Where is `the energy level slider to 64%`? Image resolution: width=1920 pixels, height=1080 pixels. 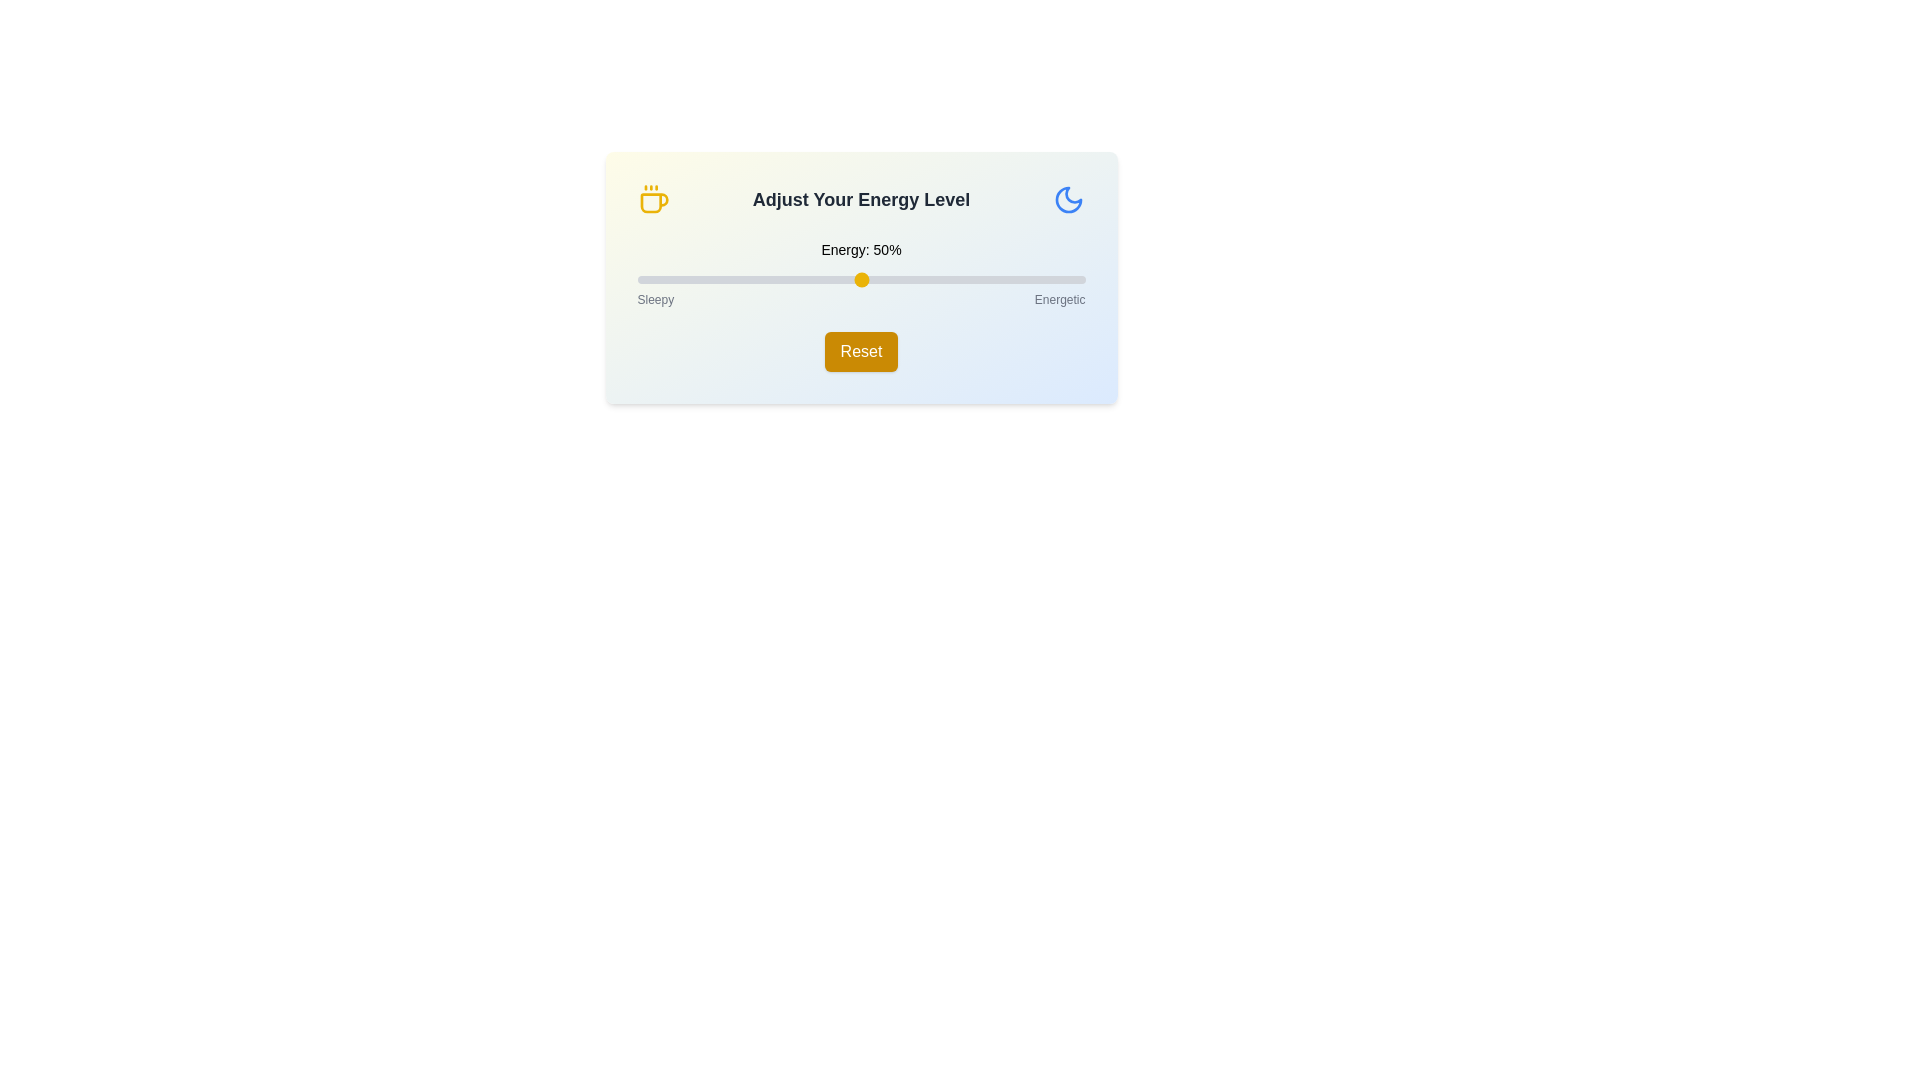 the energy level slider to 64% is located at coordinates (923, 280).